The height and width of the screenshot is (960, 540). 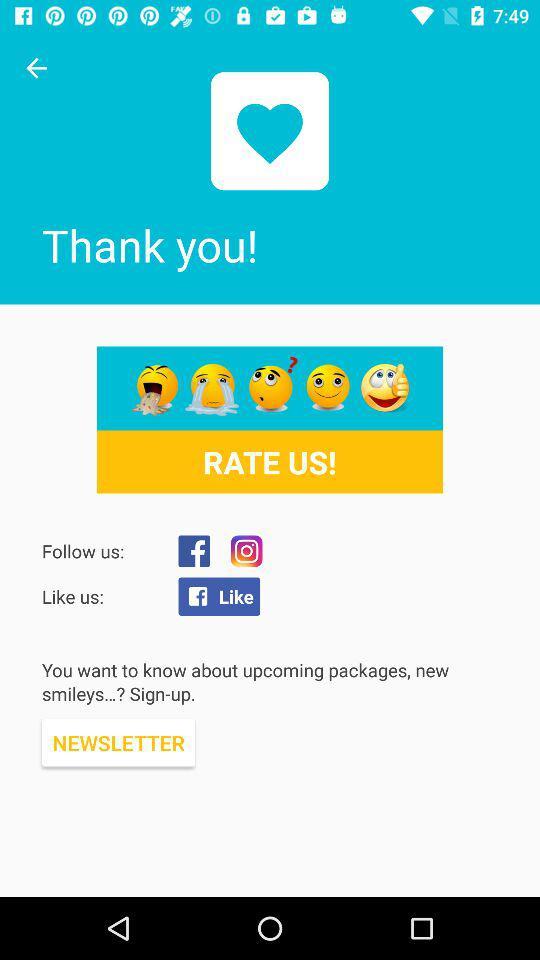 I want to click on instagram page, so click(x=246, y=551).